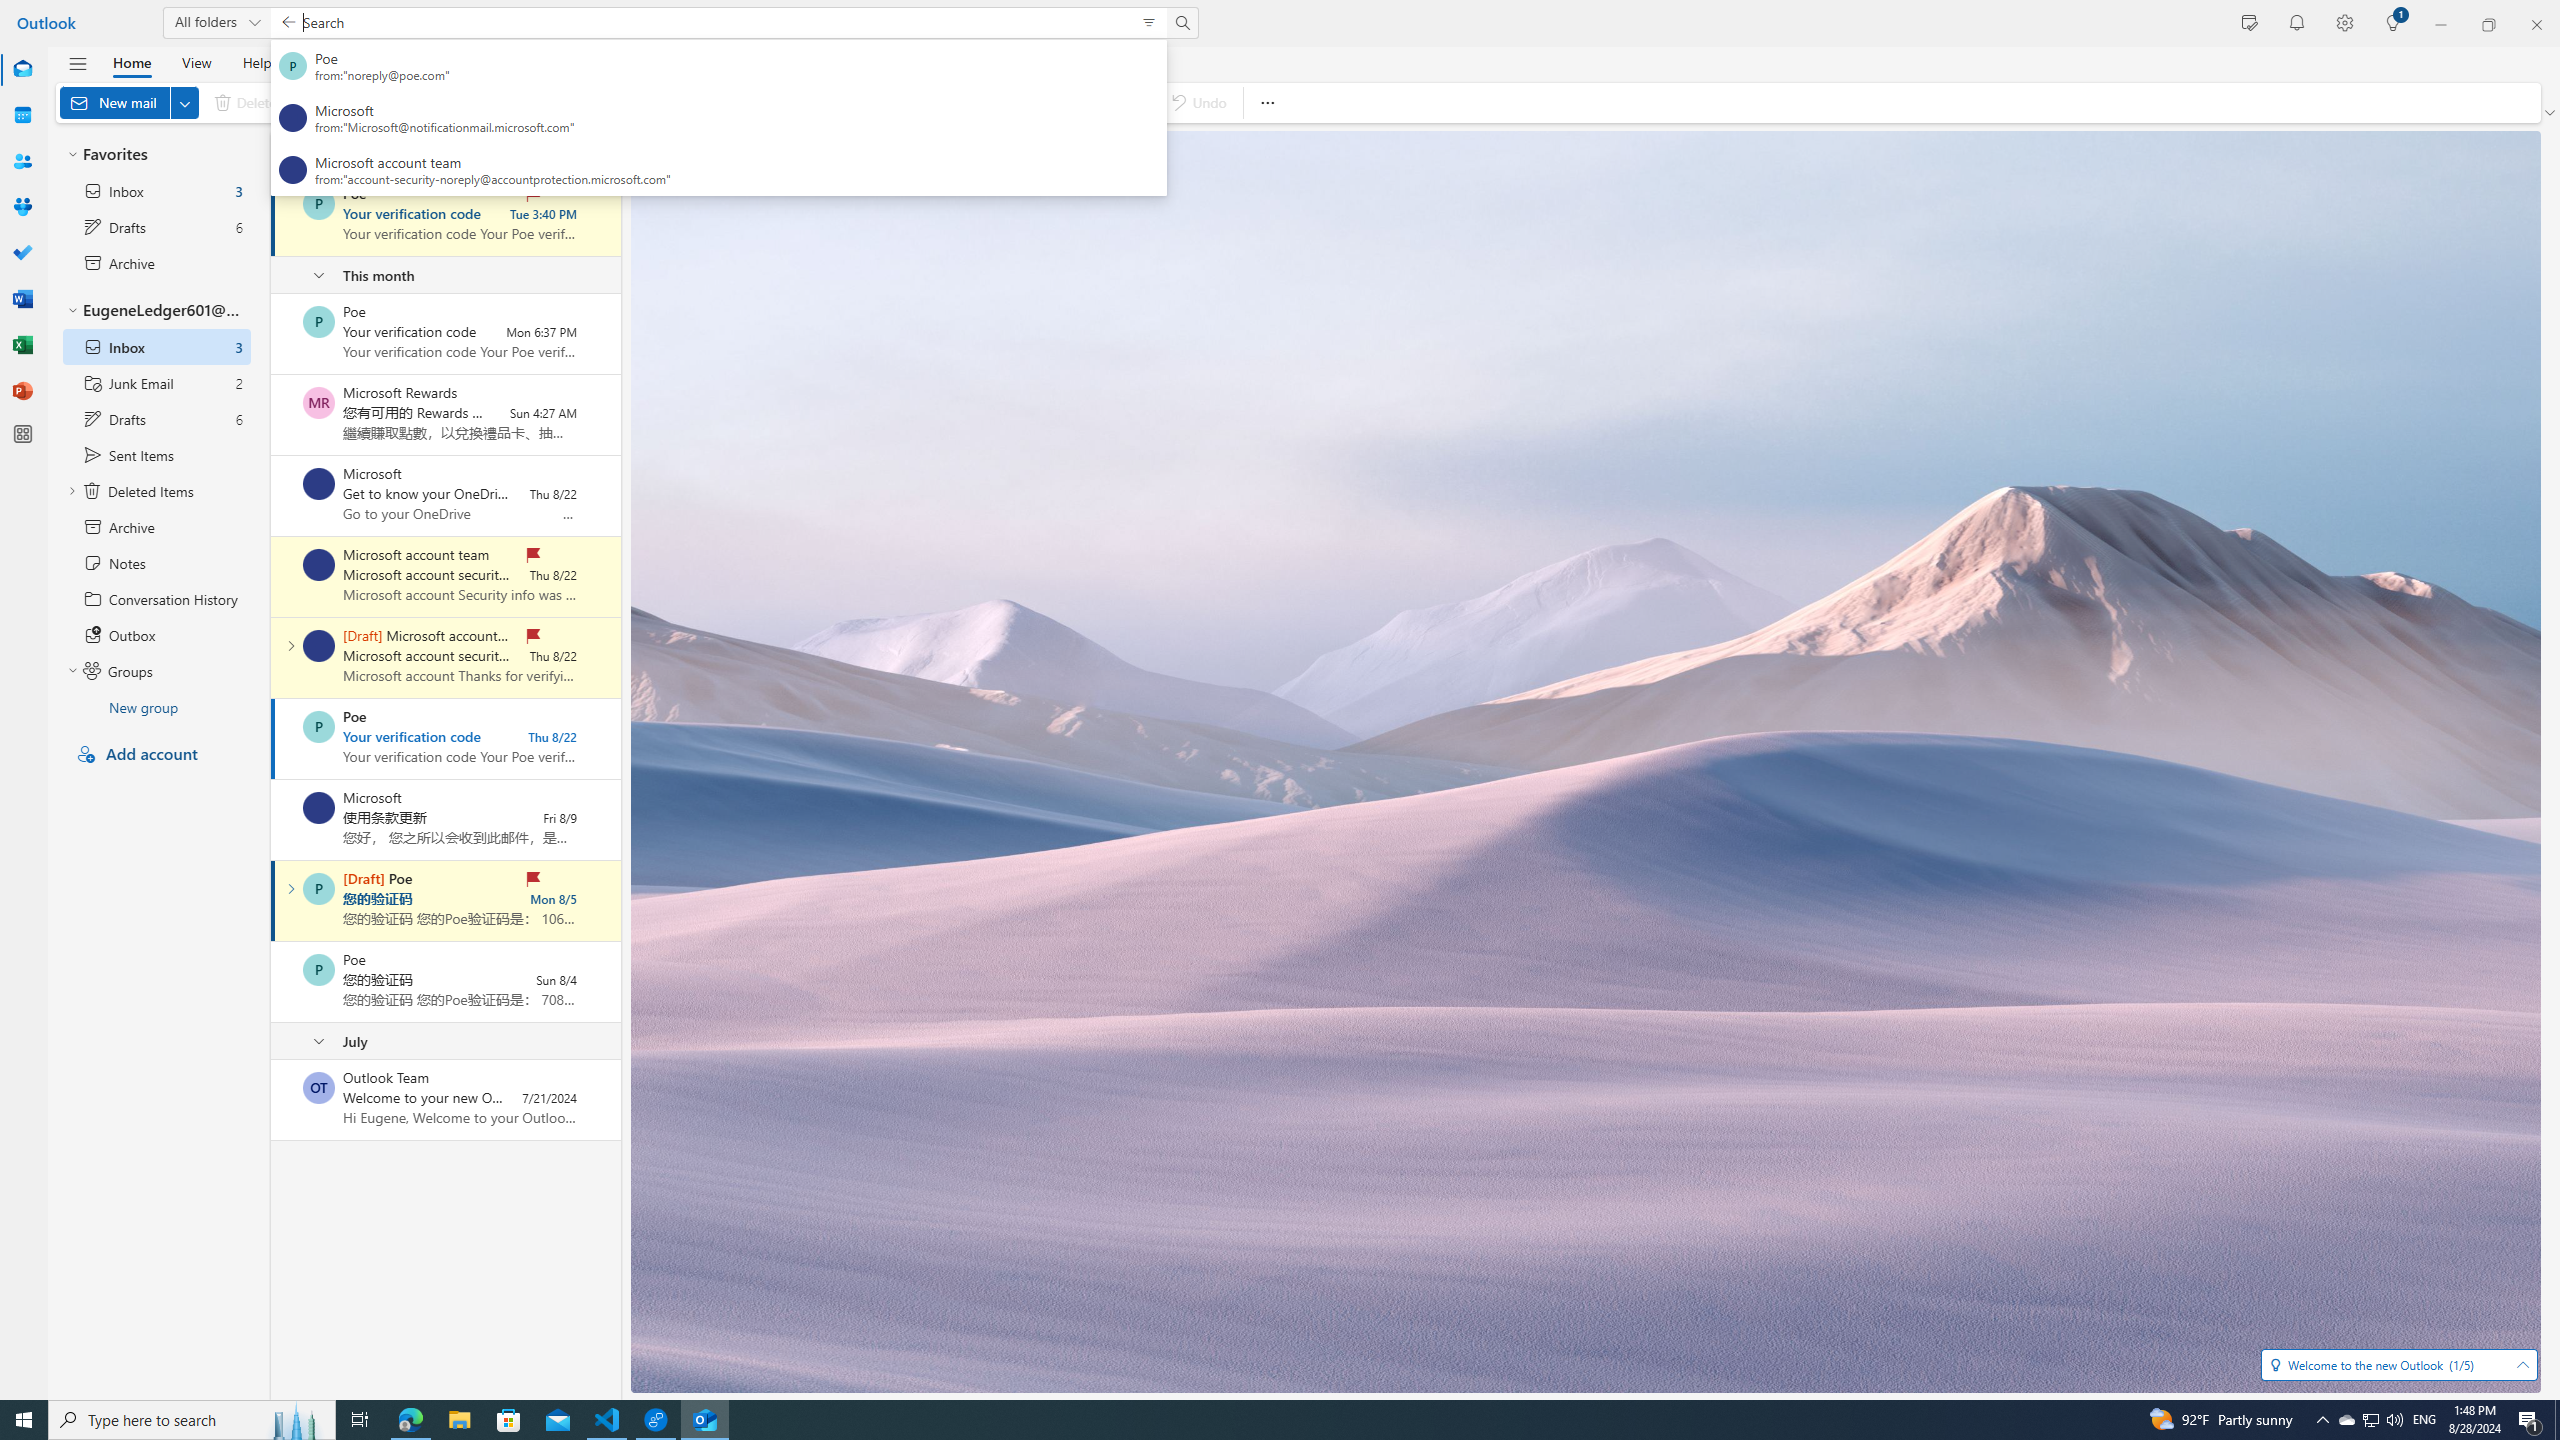  I want to click on 'Ribbon display options', so click(2551, 112).